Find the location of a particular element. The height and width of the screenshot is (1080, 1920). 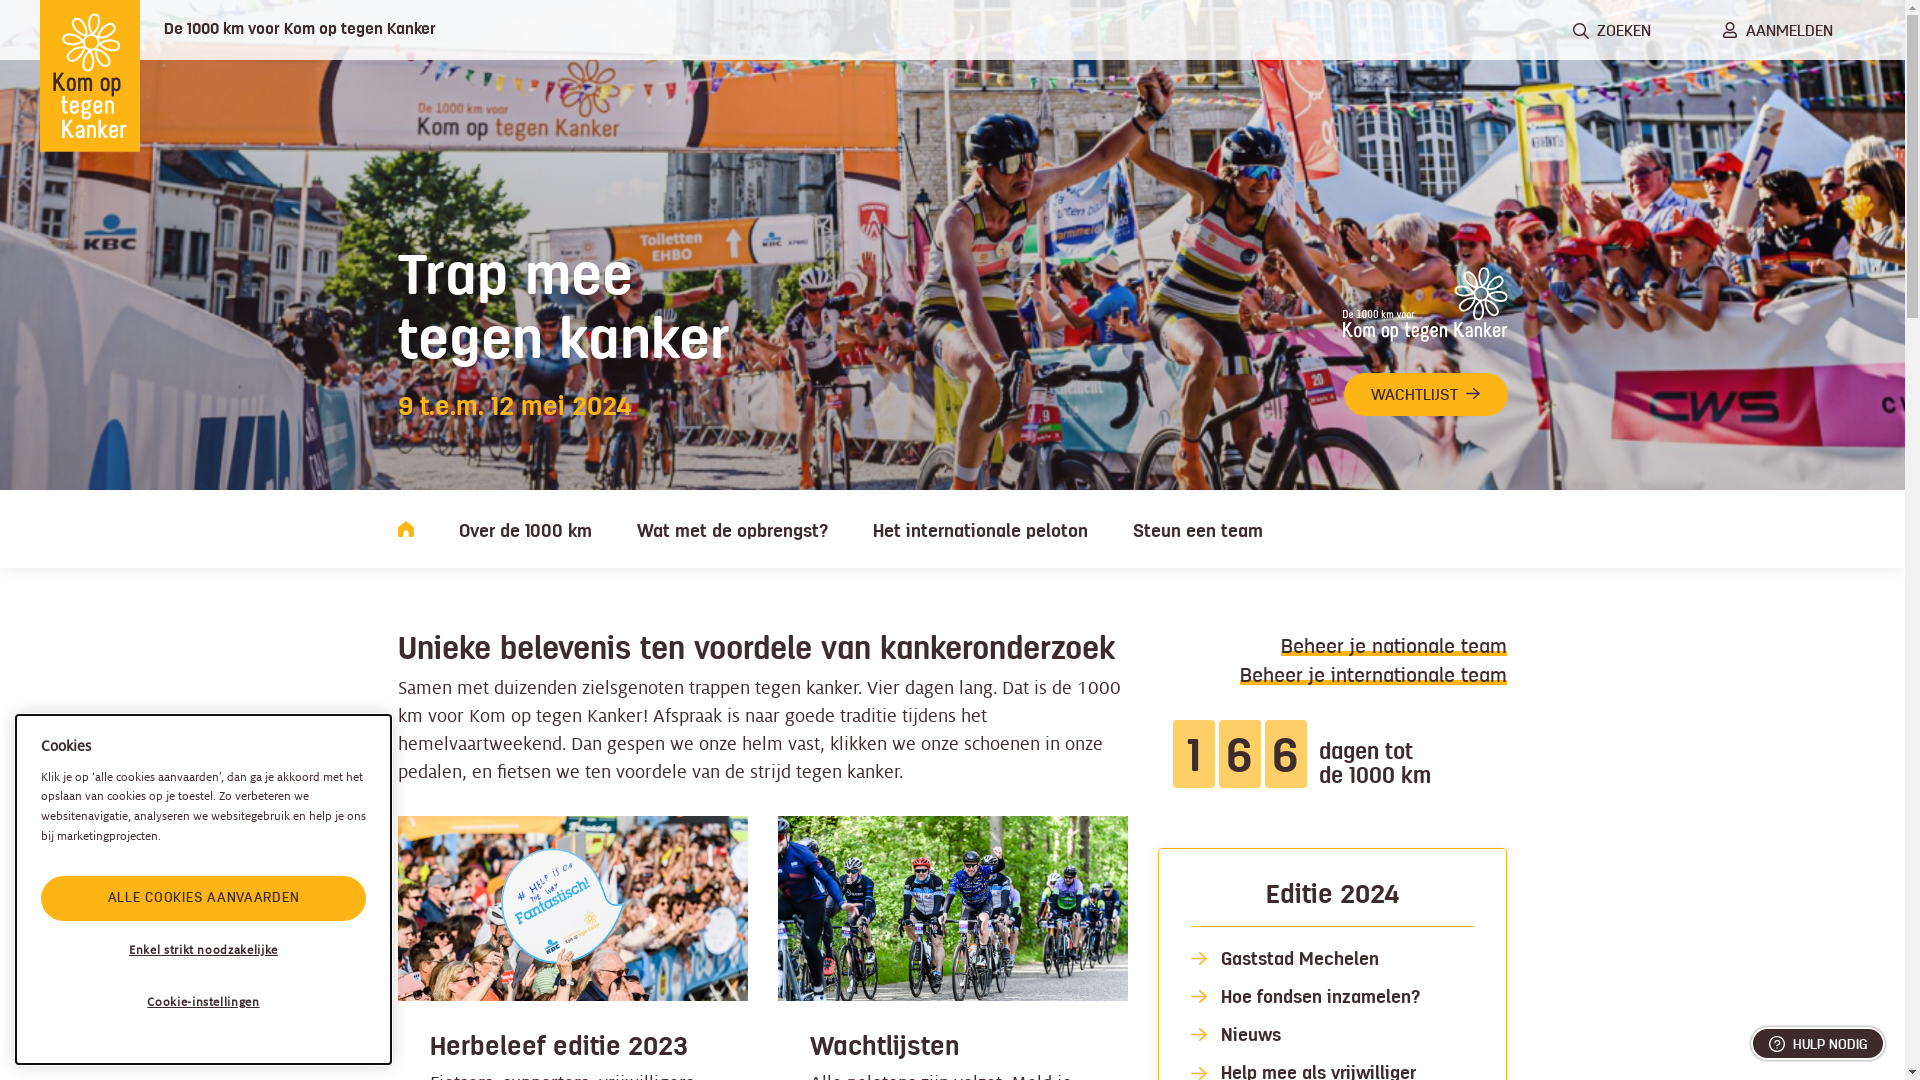

'Beheer je internationale team' is located at coordinates (1372, 675).